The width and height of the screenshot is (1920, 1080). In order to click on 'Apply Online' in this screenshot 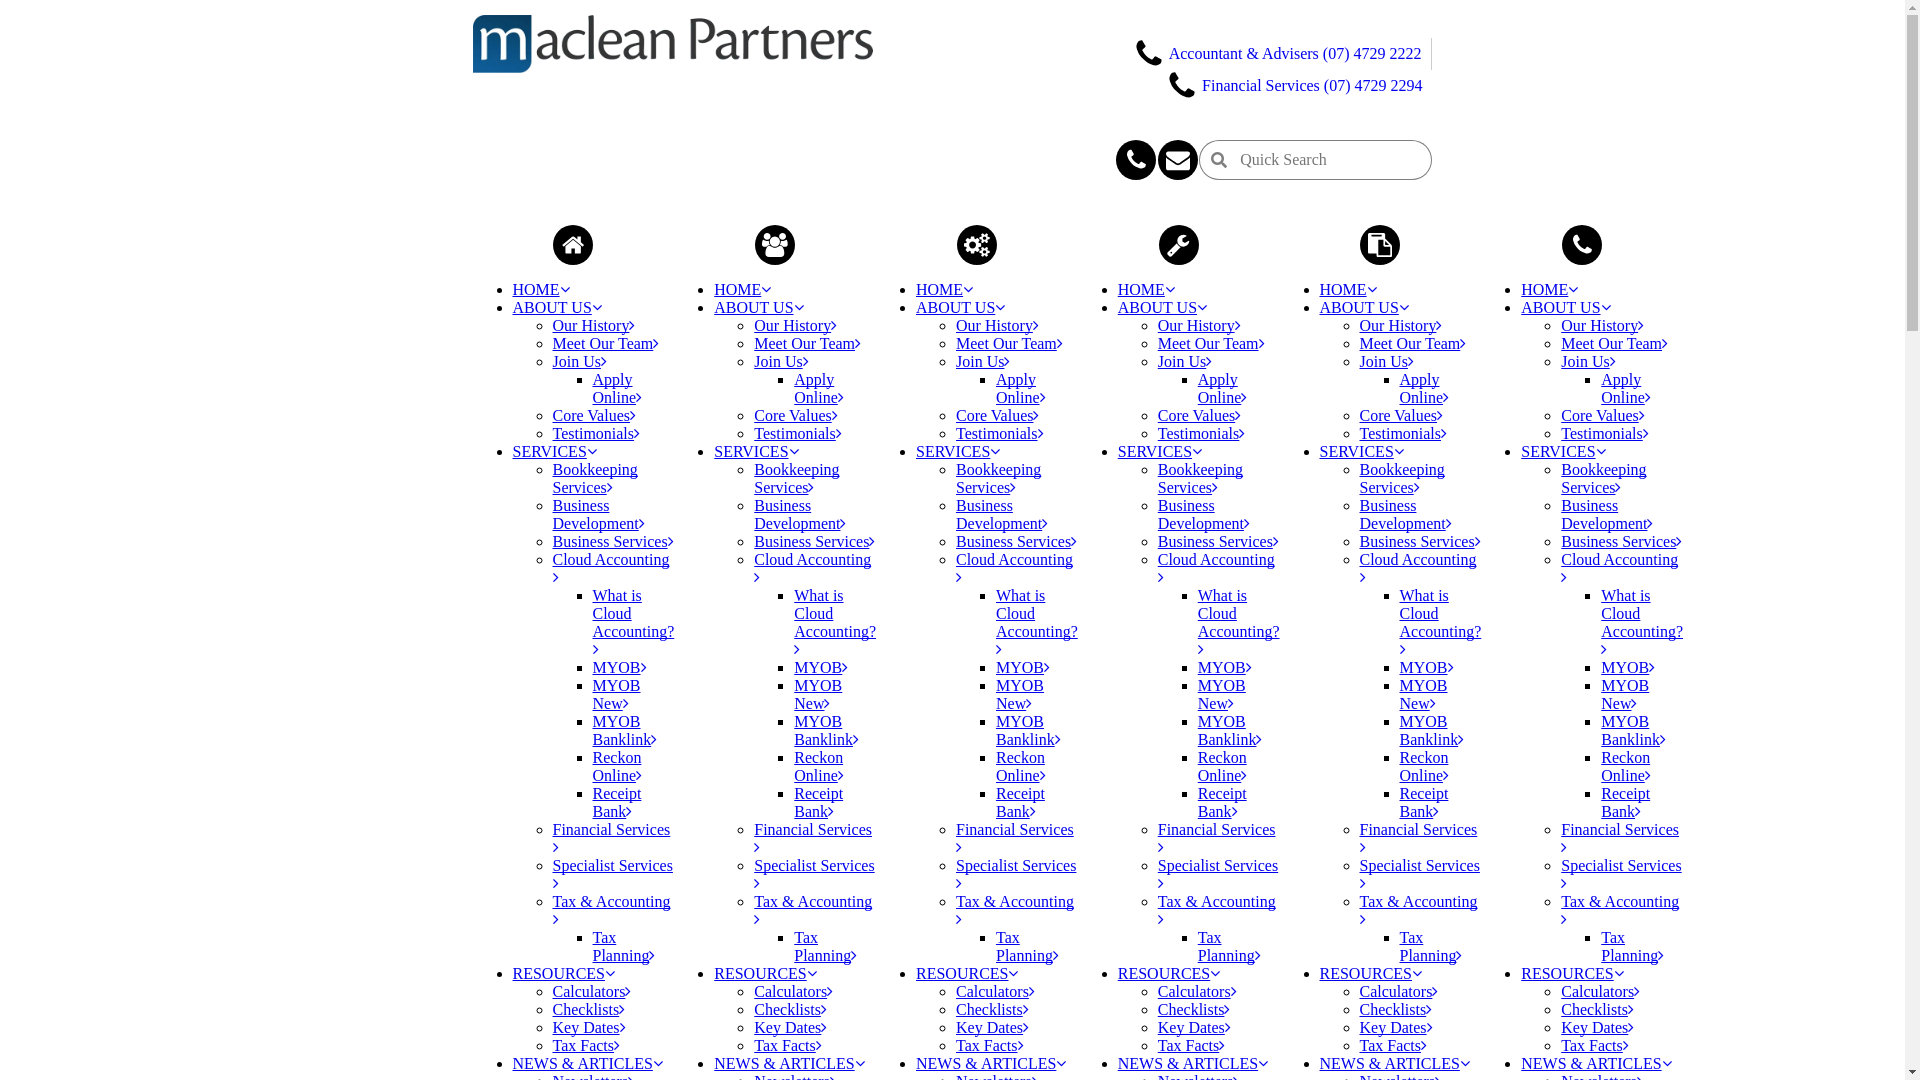, I will do `click(1222, 388)`.